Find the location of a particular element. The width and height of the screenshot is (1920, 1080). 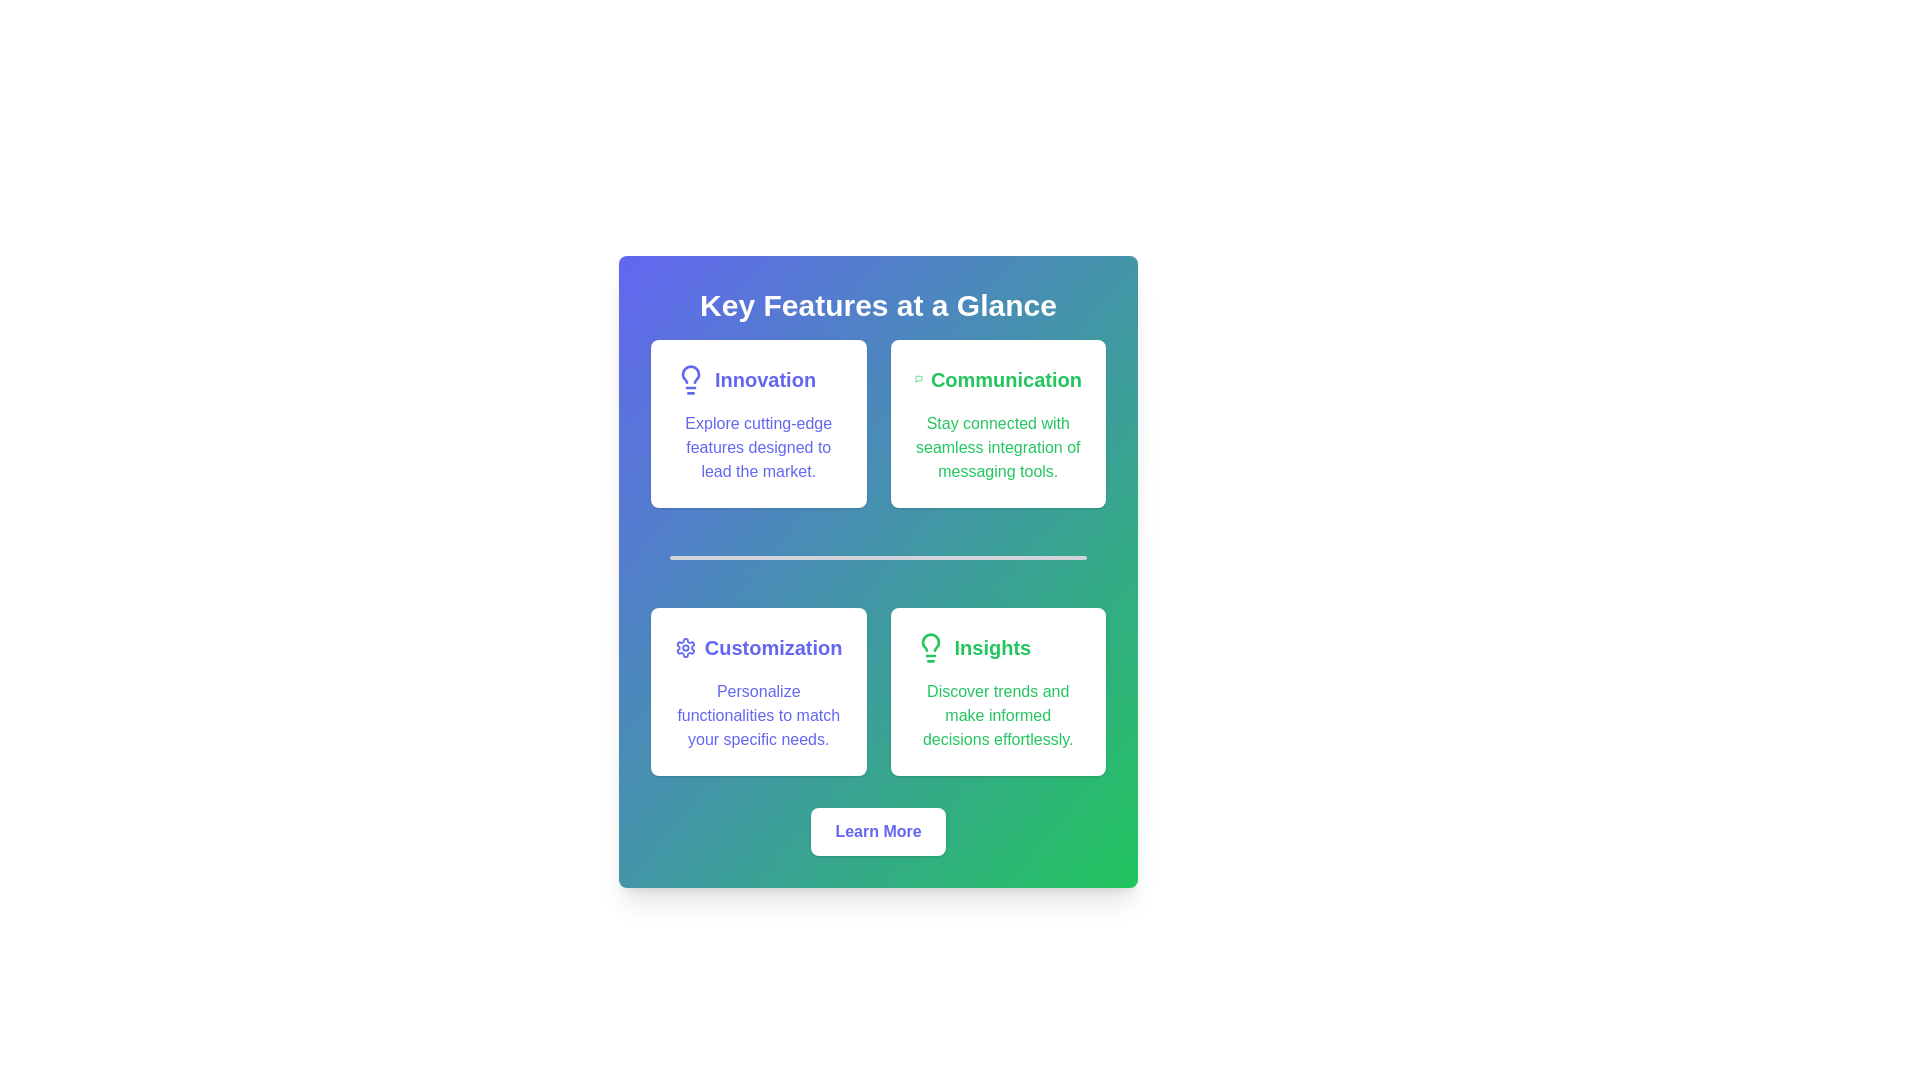

the lightbulb icon, which is a modern purple outline icon located in the top left card of the grid, symbolizing ideas or innovation is located at coordinates (691, 380).